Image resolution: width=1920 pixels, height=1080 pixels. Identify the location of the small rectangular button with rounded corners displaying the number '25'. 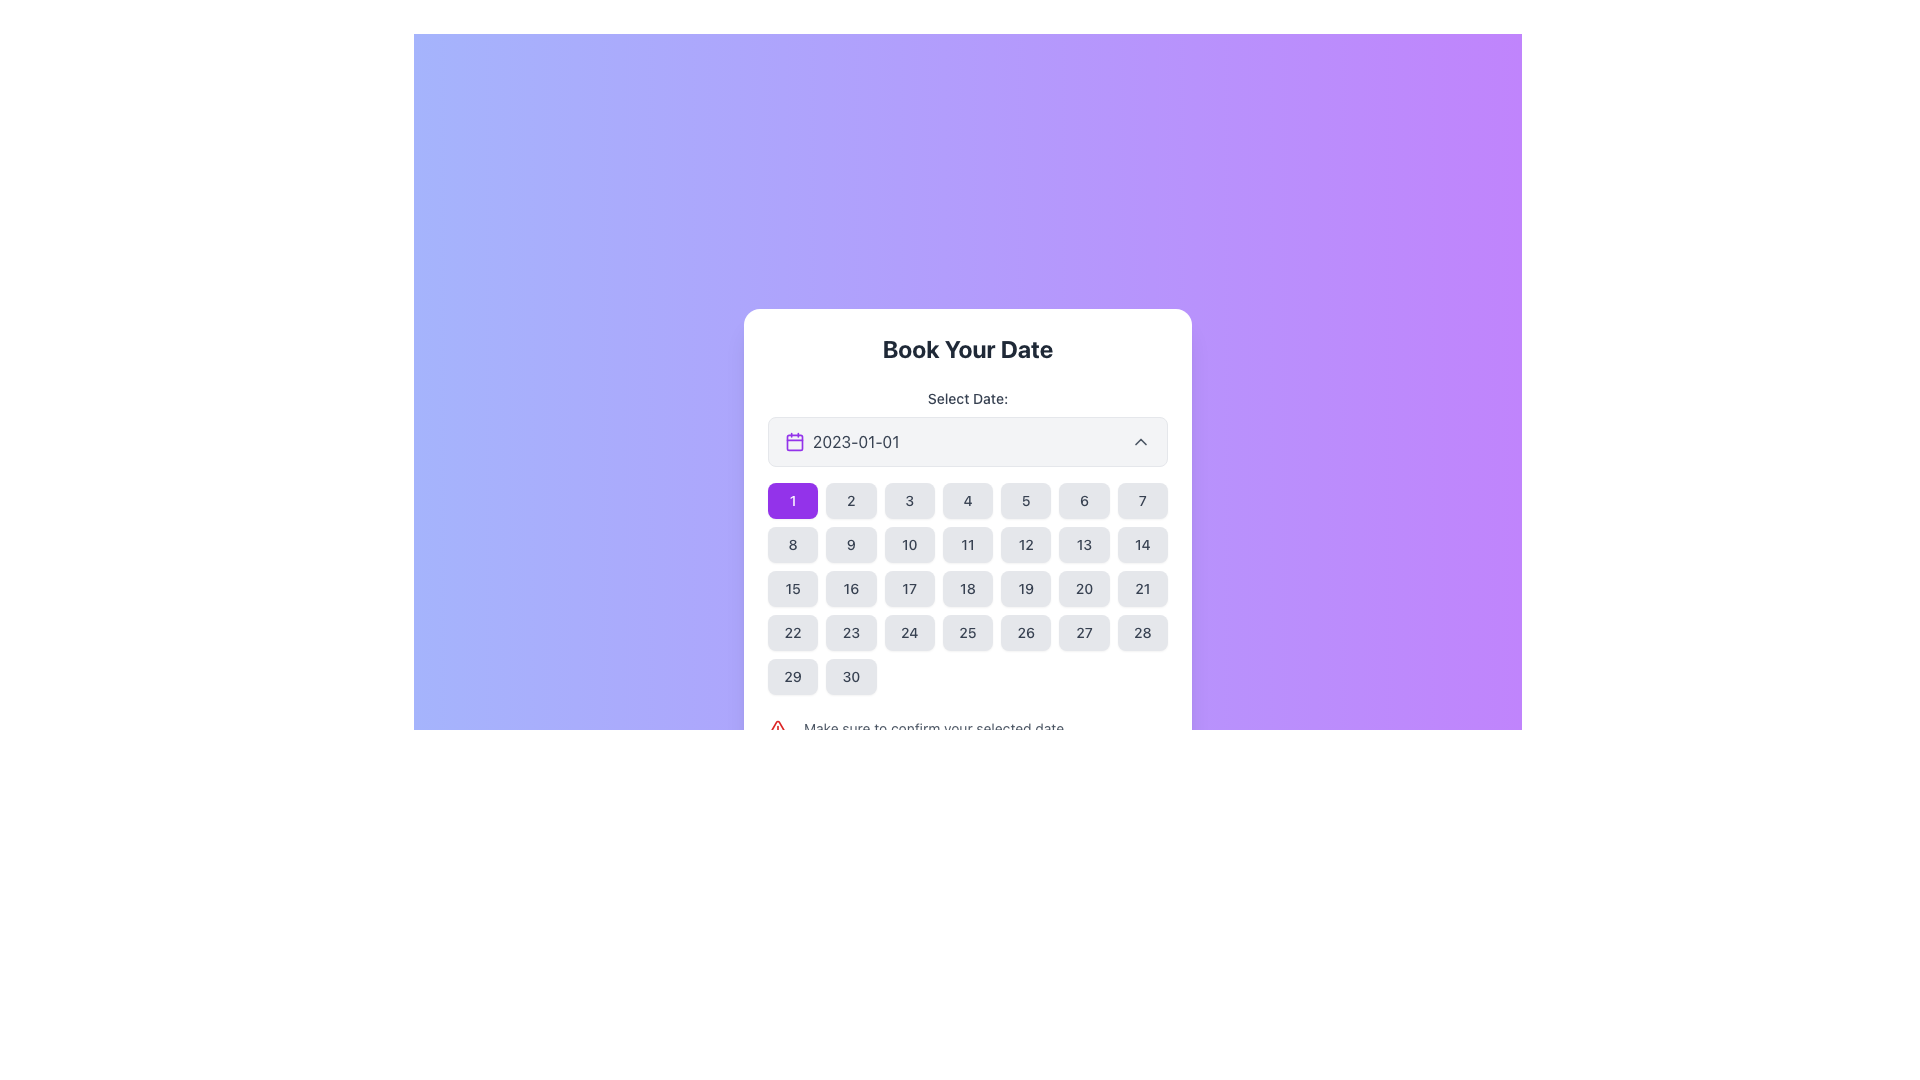
(968, 632).